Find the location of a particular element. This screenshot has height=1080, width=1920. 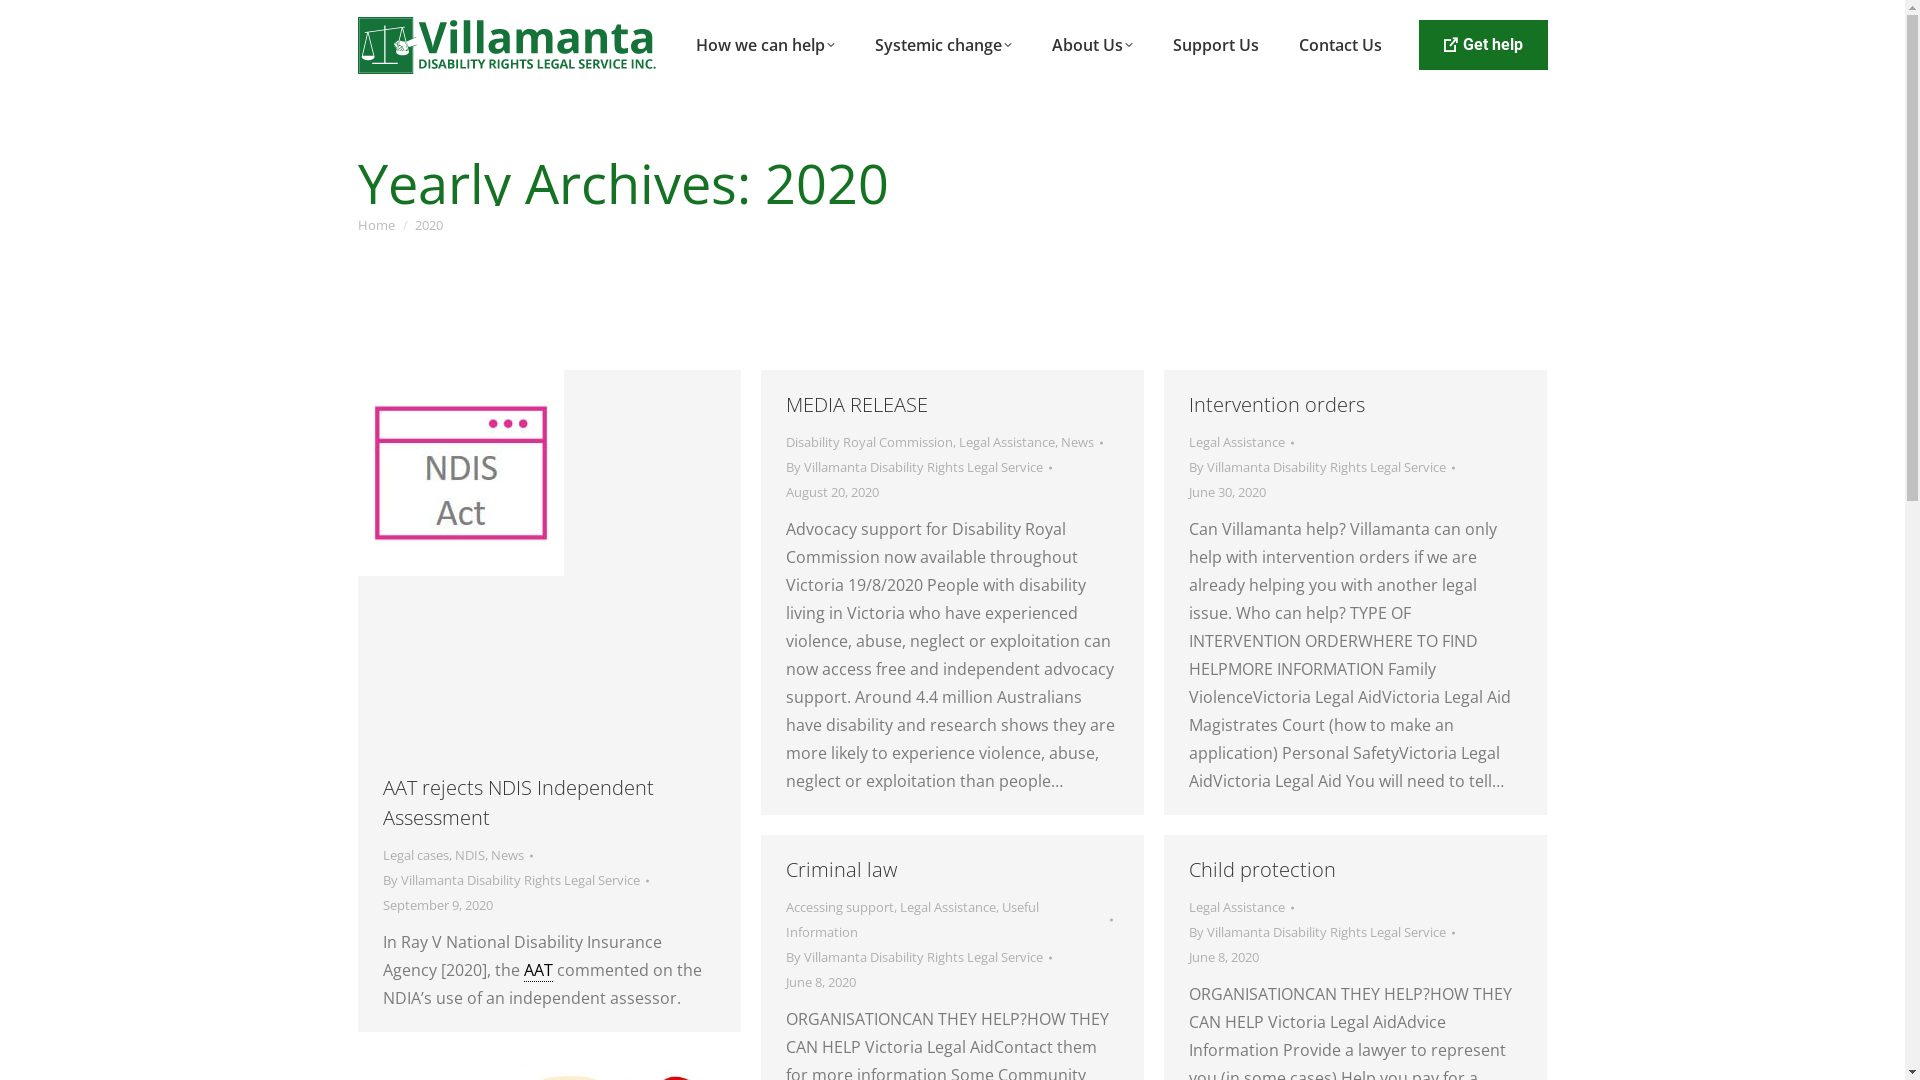

'Legal cases' is located at coordinates (382, 855).